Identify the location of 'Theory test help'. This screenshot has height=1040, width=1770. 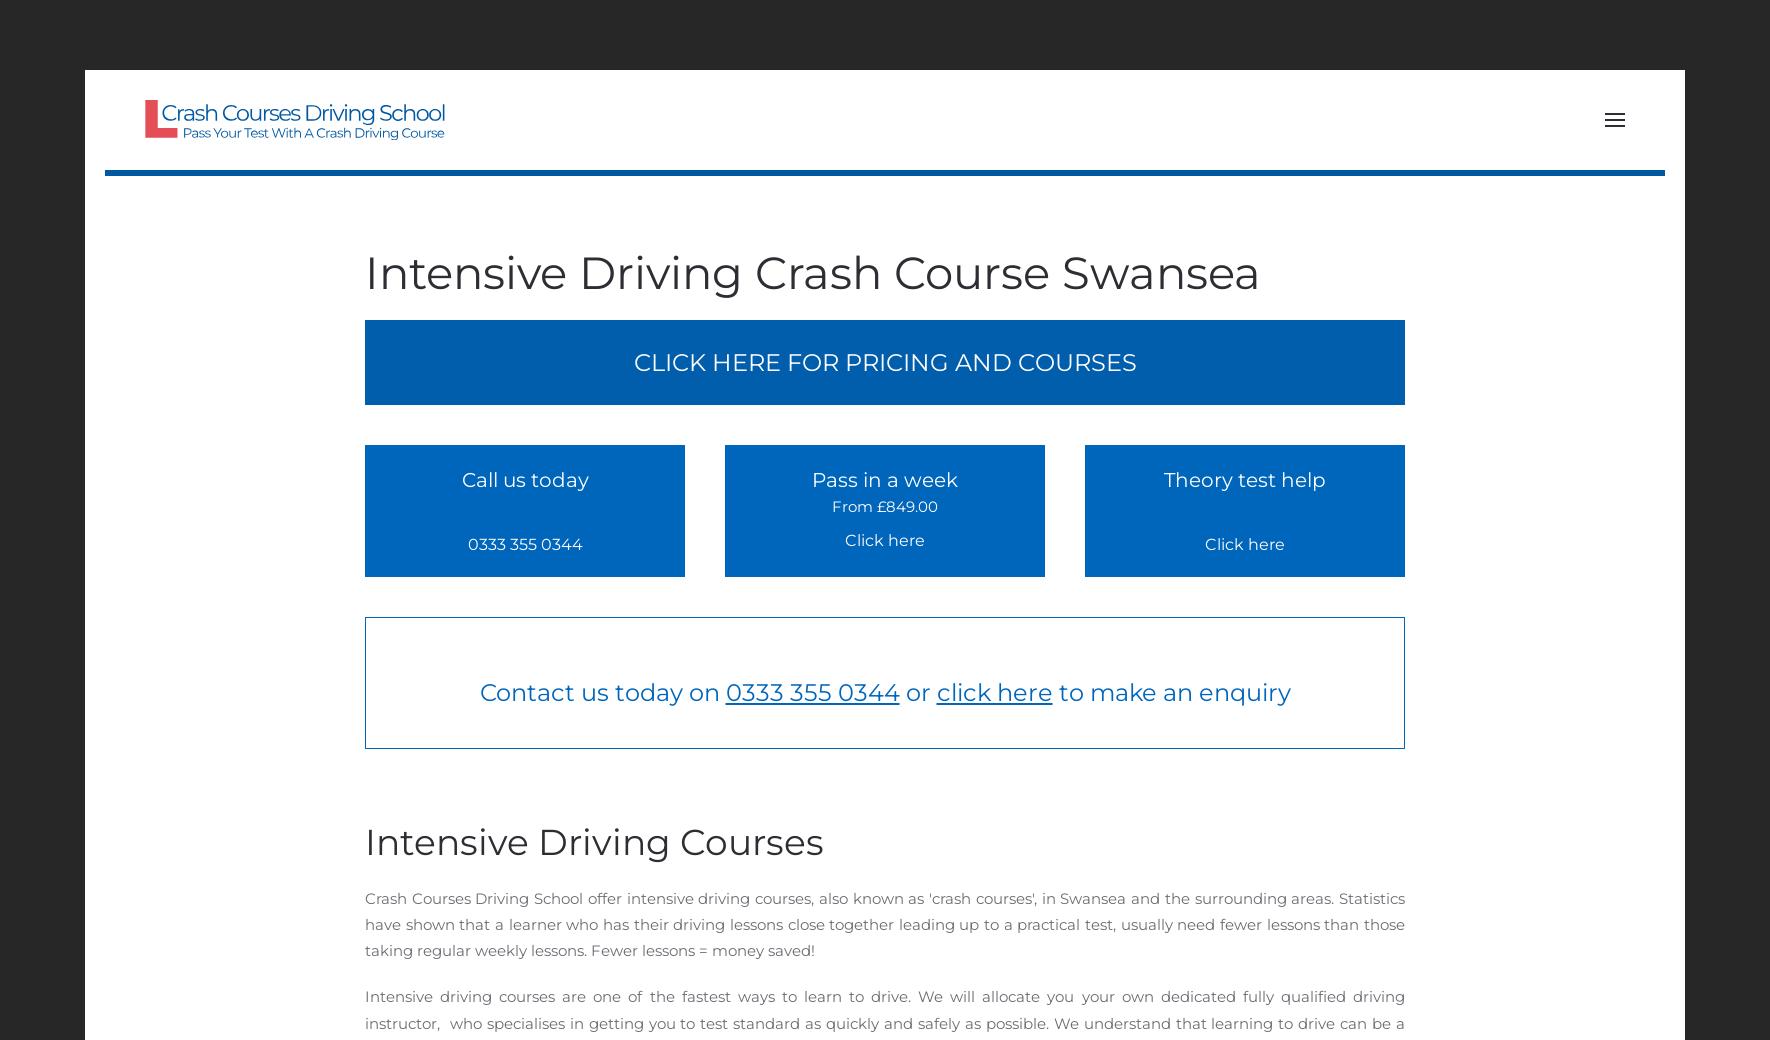
(1163, 479).